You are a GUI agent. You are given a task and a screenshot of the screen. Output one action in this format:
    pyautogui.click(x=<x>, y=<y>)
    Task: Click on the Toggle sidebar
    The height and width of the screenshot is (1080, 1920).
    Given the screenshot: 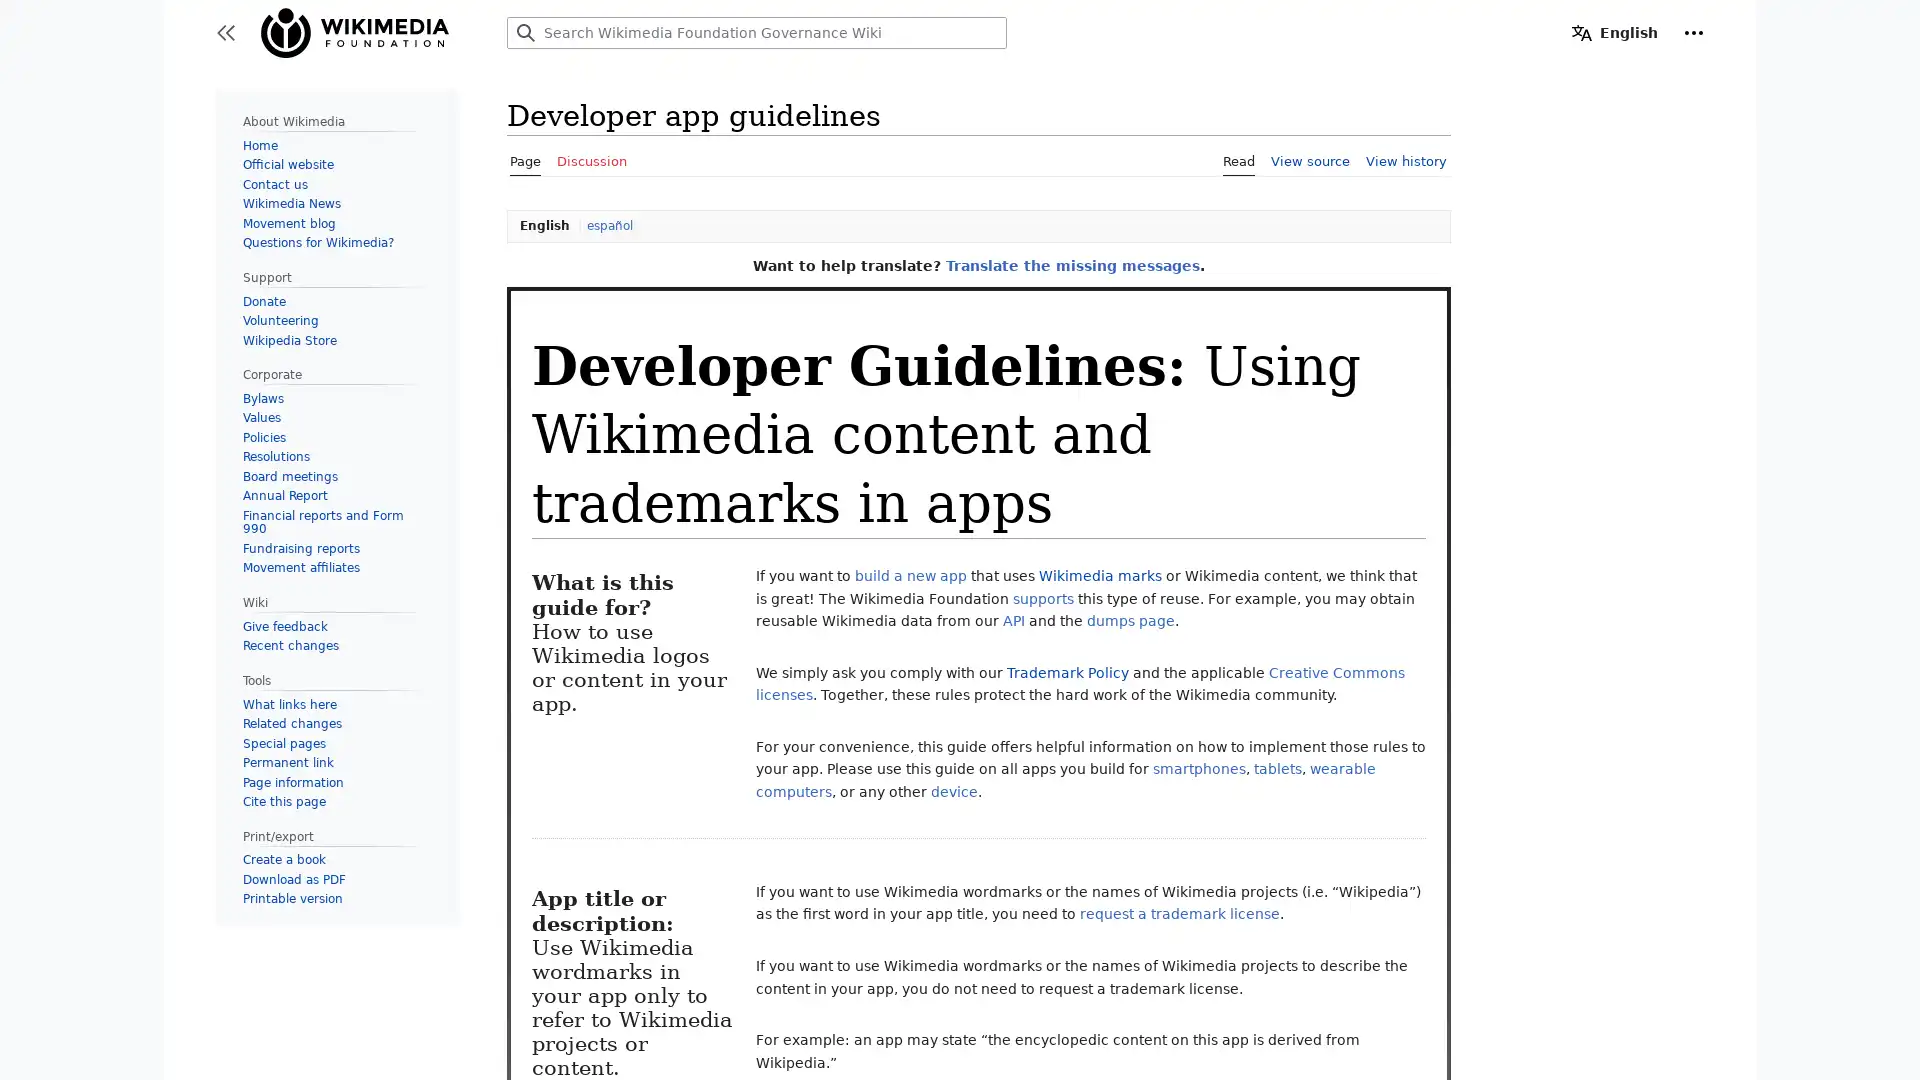 What is the action you would take?
    pyautogui.click(x=225, y=33)
    